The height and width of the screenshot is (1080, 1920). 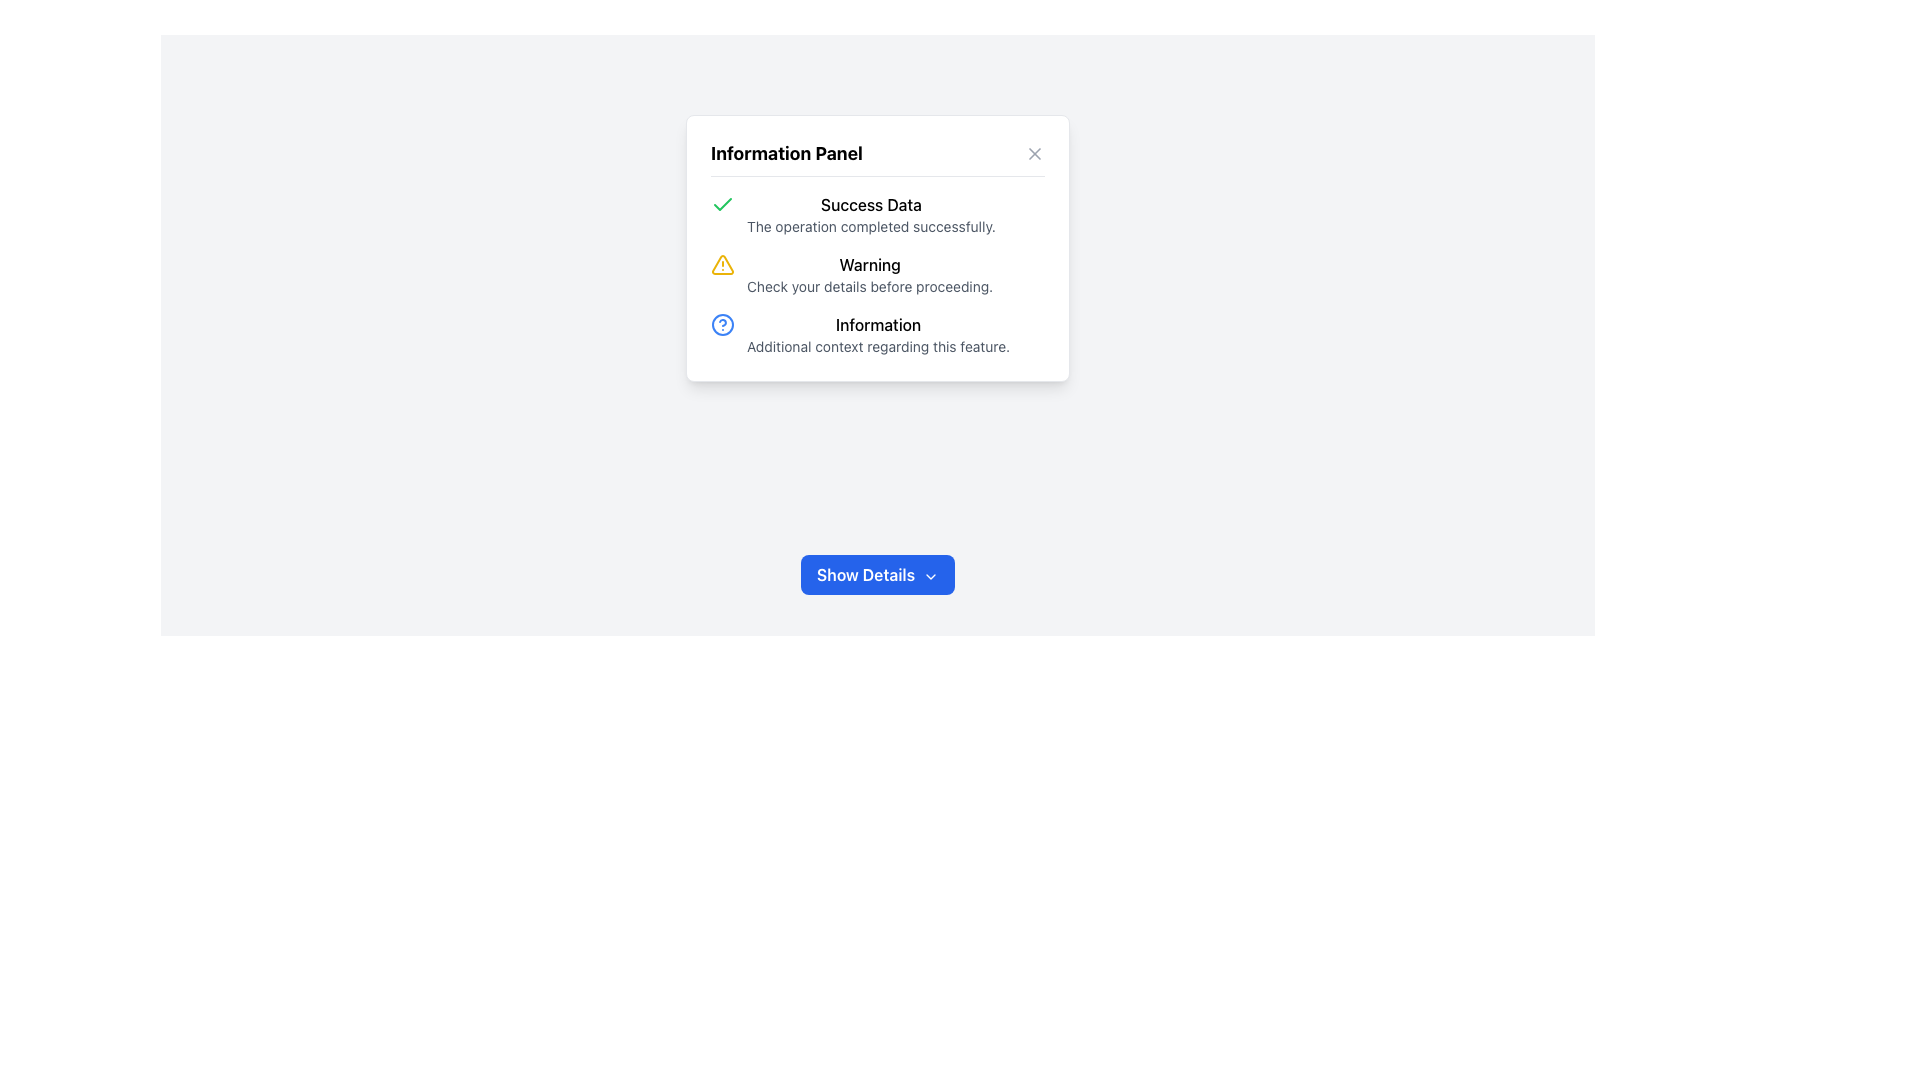 What do you see at coordinates (722, 204) in the screenshot?
I see `the success icon located to the left of the 'Success Data' text label in the 'Information Panel' dialog box` at bounding box center [722, 204].